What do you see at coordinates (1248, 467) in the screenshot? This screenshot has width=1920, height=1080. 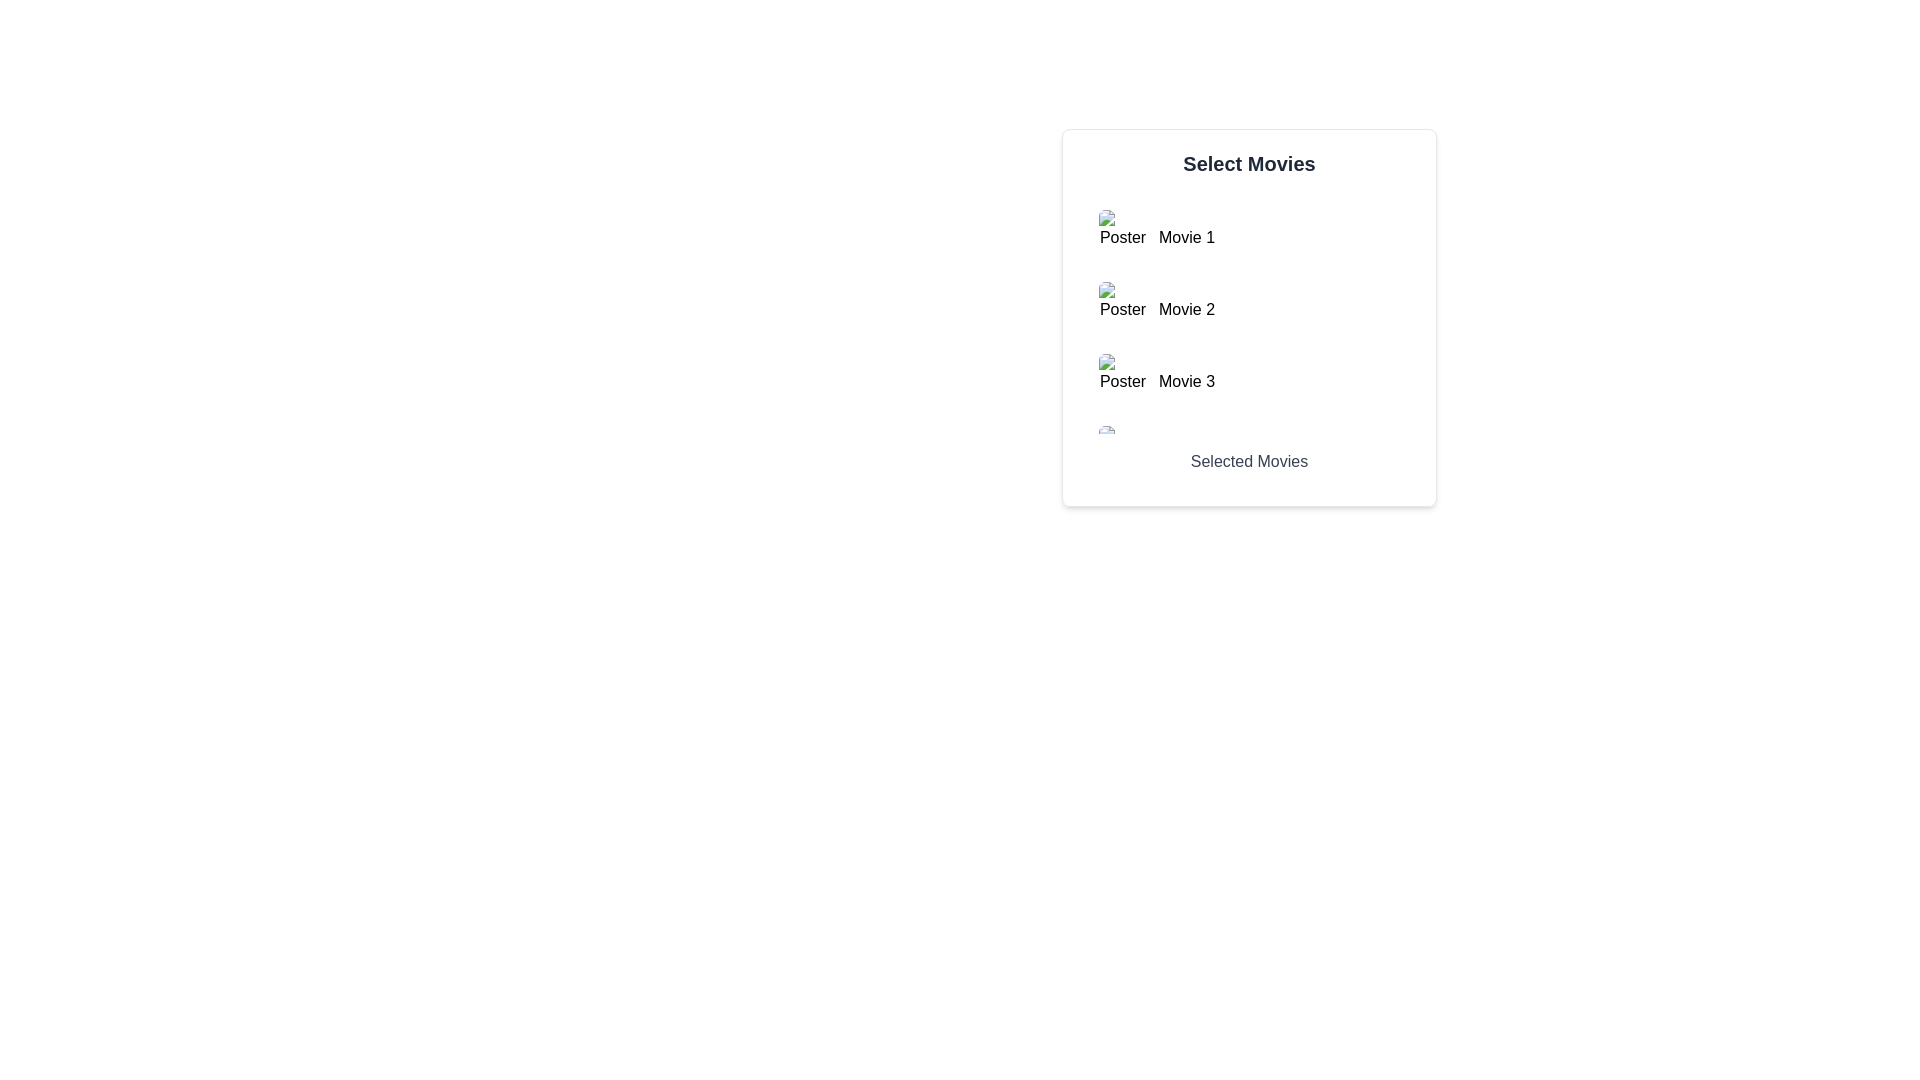 I see `the text label that identifies the section containing further information about selected movies, positioned below the 'Select Movies' title and the scrollable list of items labeled 'Movie 1' to 'Movie 3'` at bounding box center [1248, 467].